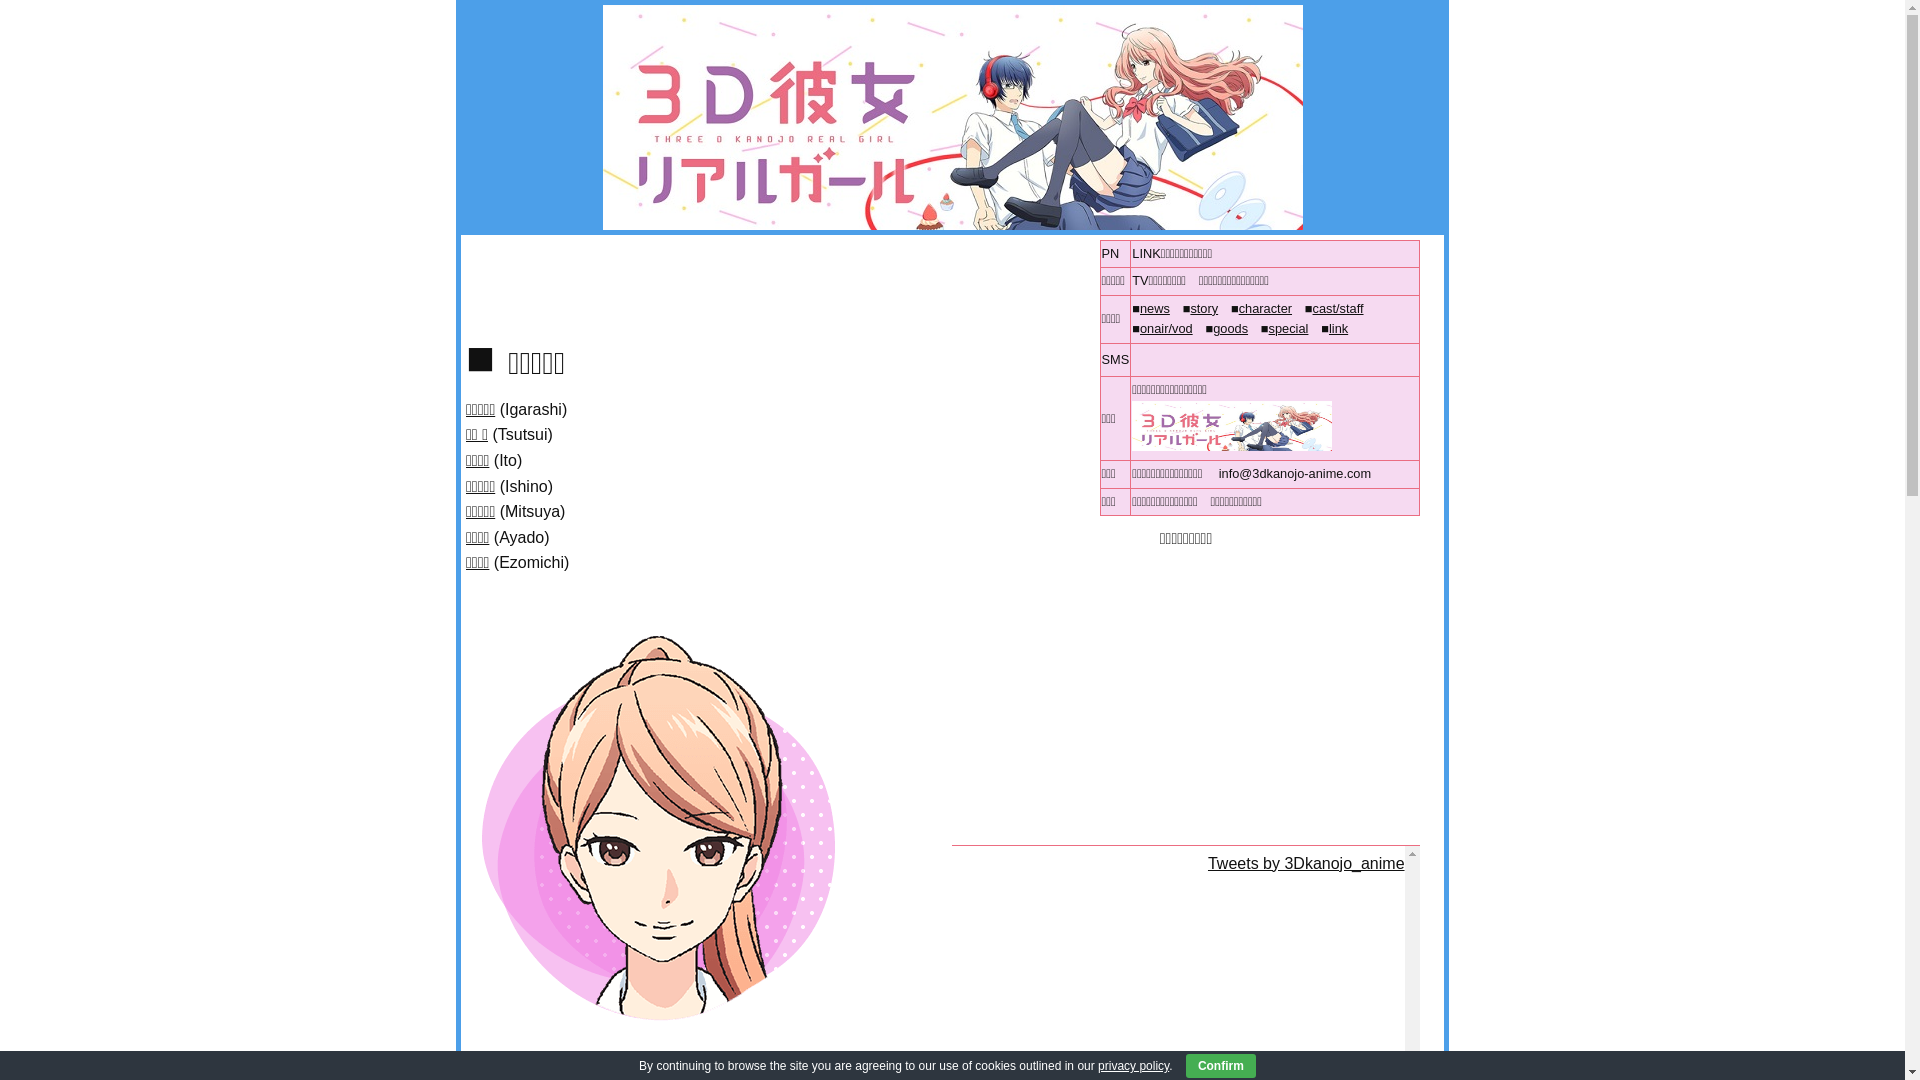  What do you see at coordinates (1166, 327) in the screenshot?
I see `'onair/vod'` at bounding box center [1166, 327].